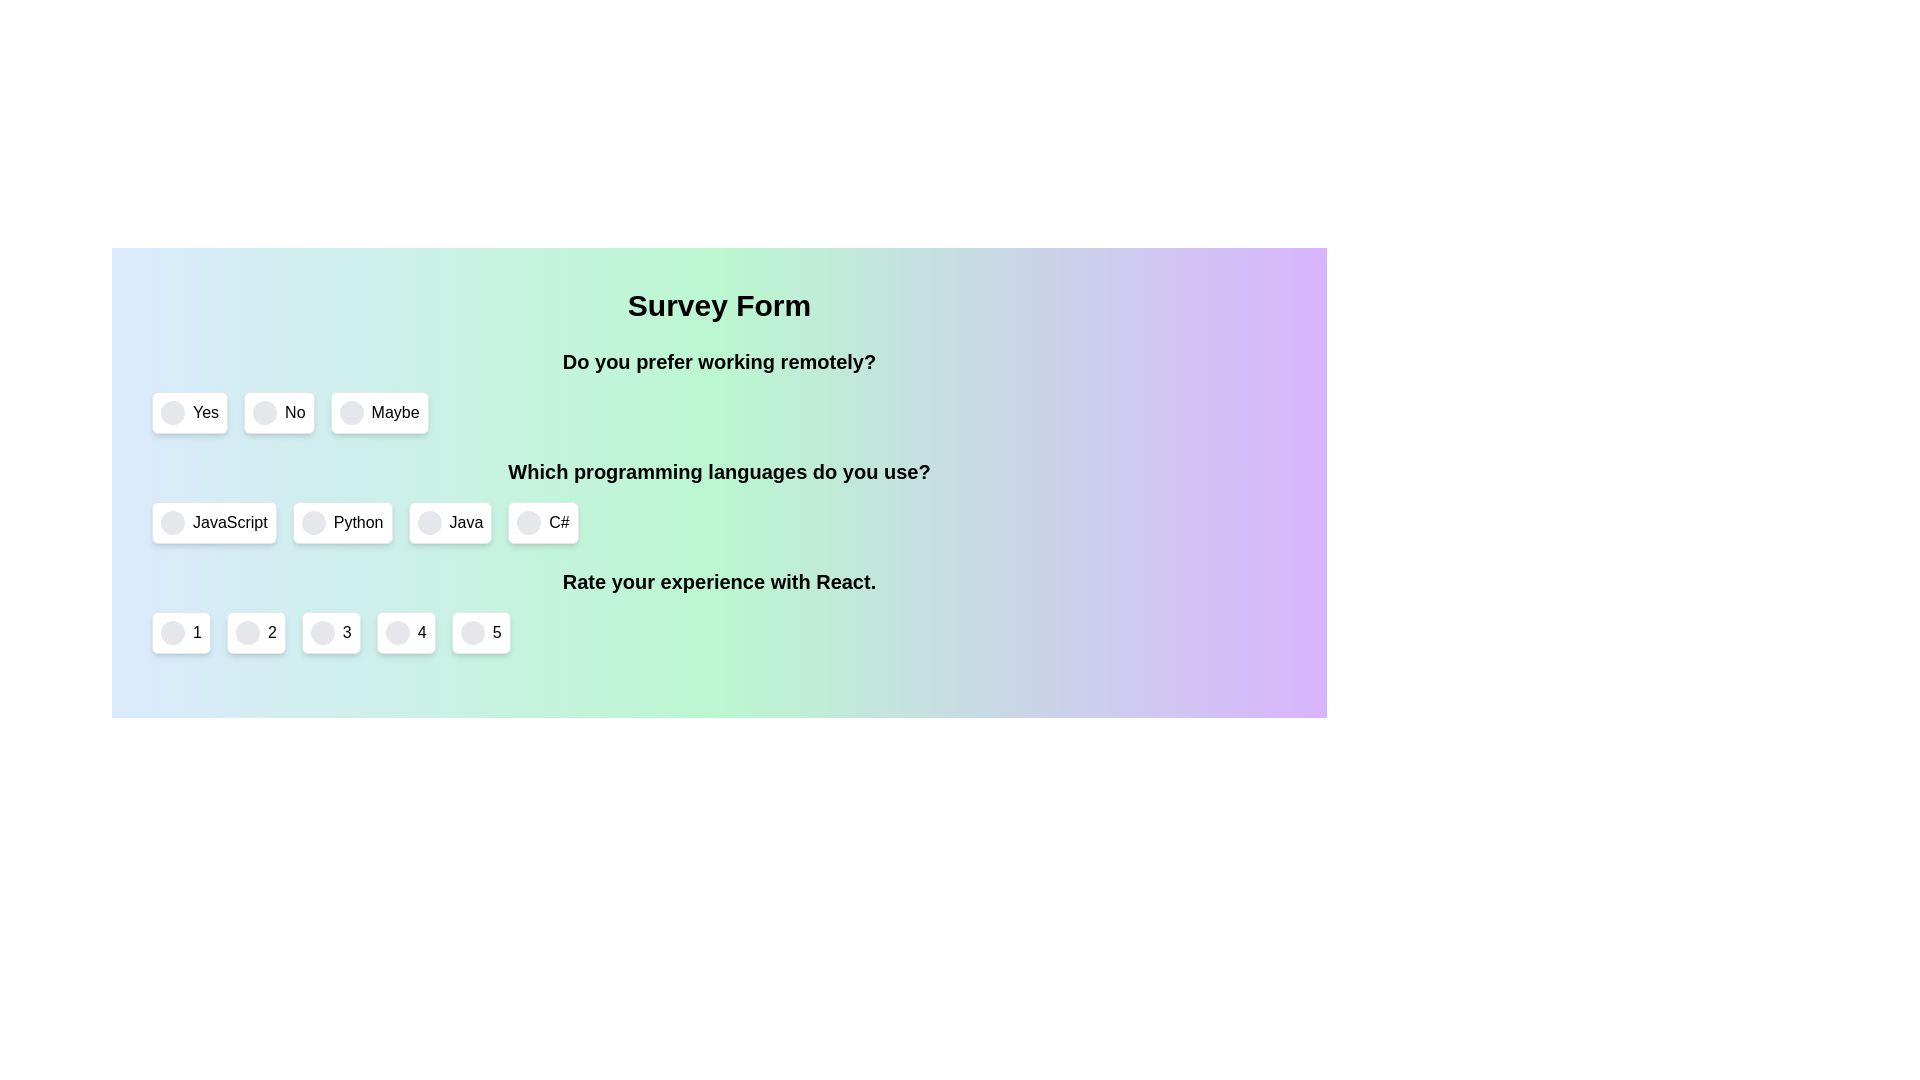  I want to click on the header text 'Which programming languages do you use?' which is styled with a large font and bold weight, positioned between a question about working remotely and a list of programming languages, so click(719, 471).